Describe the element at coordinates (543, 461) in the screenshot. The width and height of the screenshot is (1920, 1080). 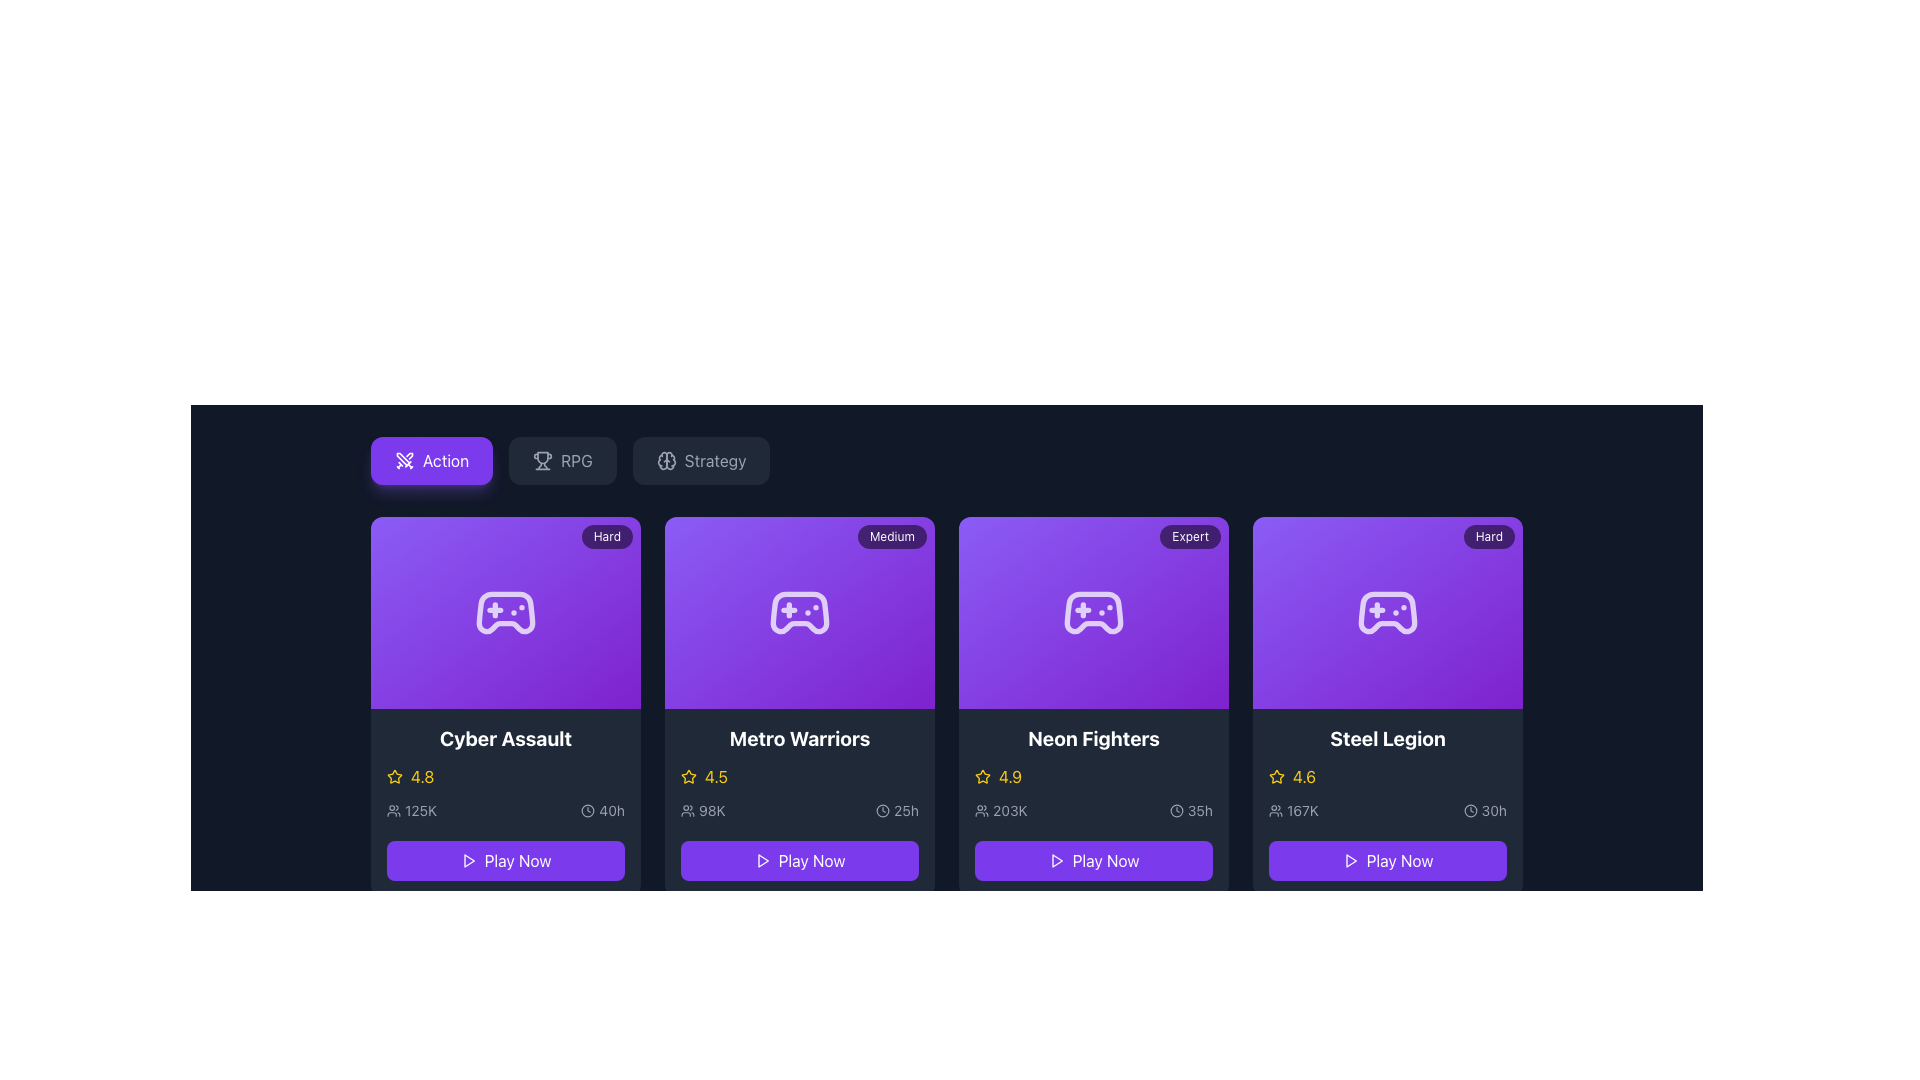
I see `the trophy icon associated with the 'RPG' category label` at that location.